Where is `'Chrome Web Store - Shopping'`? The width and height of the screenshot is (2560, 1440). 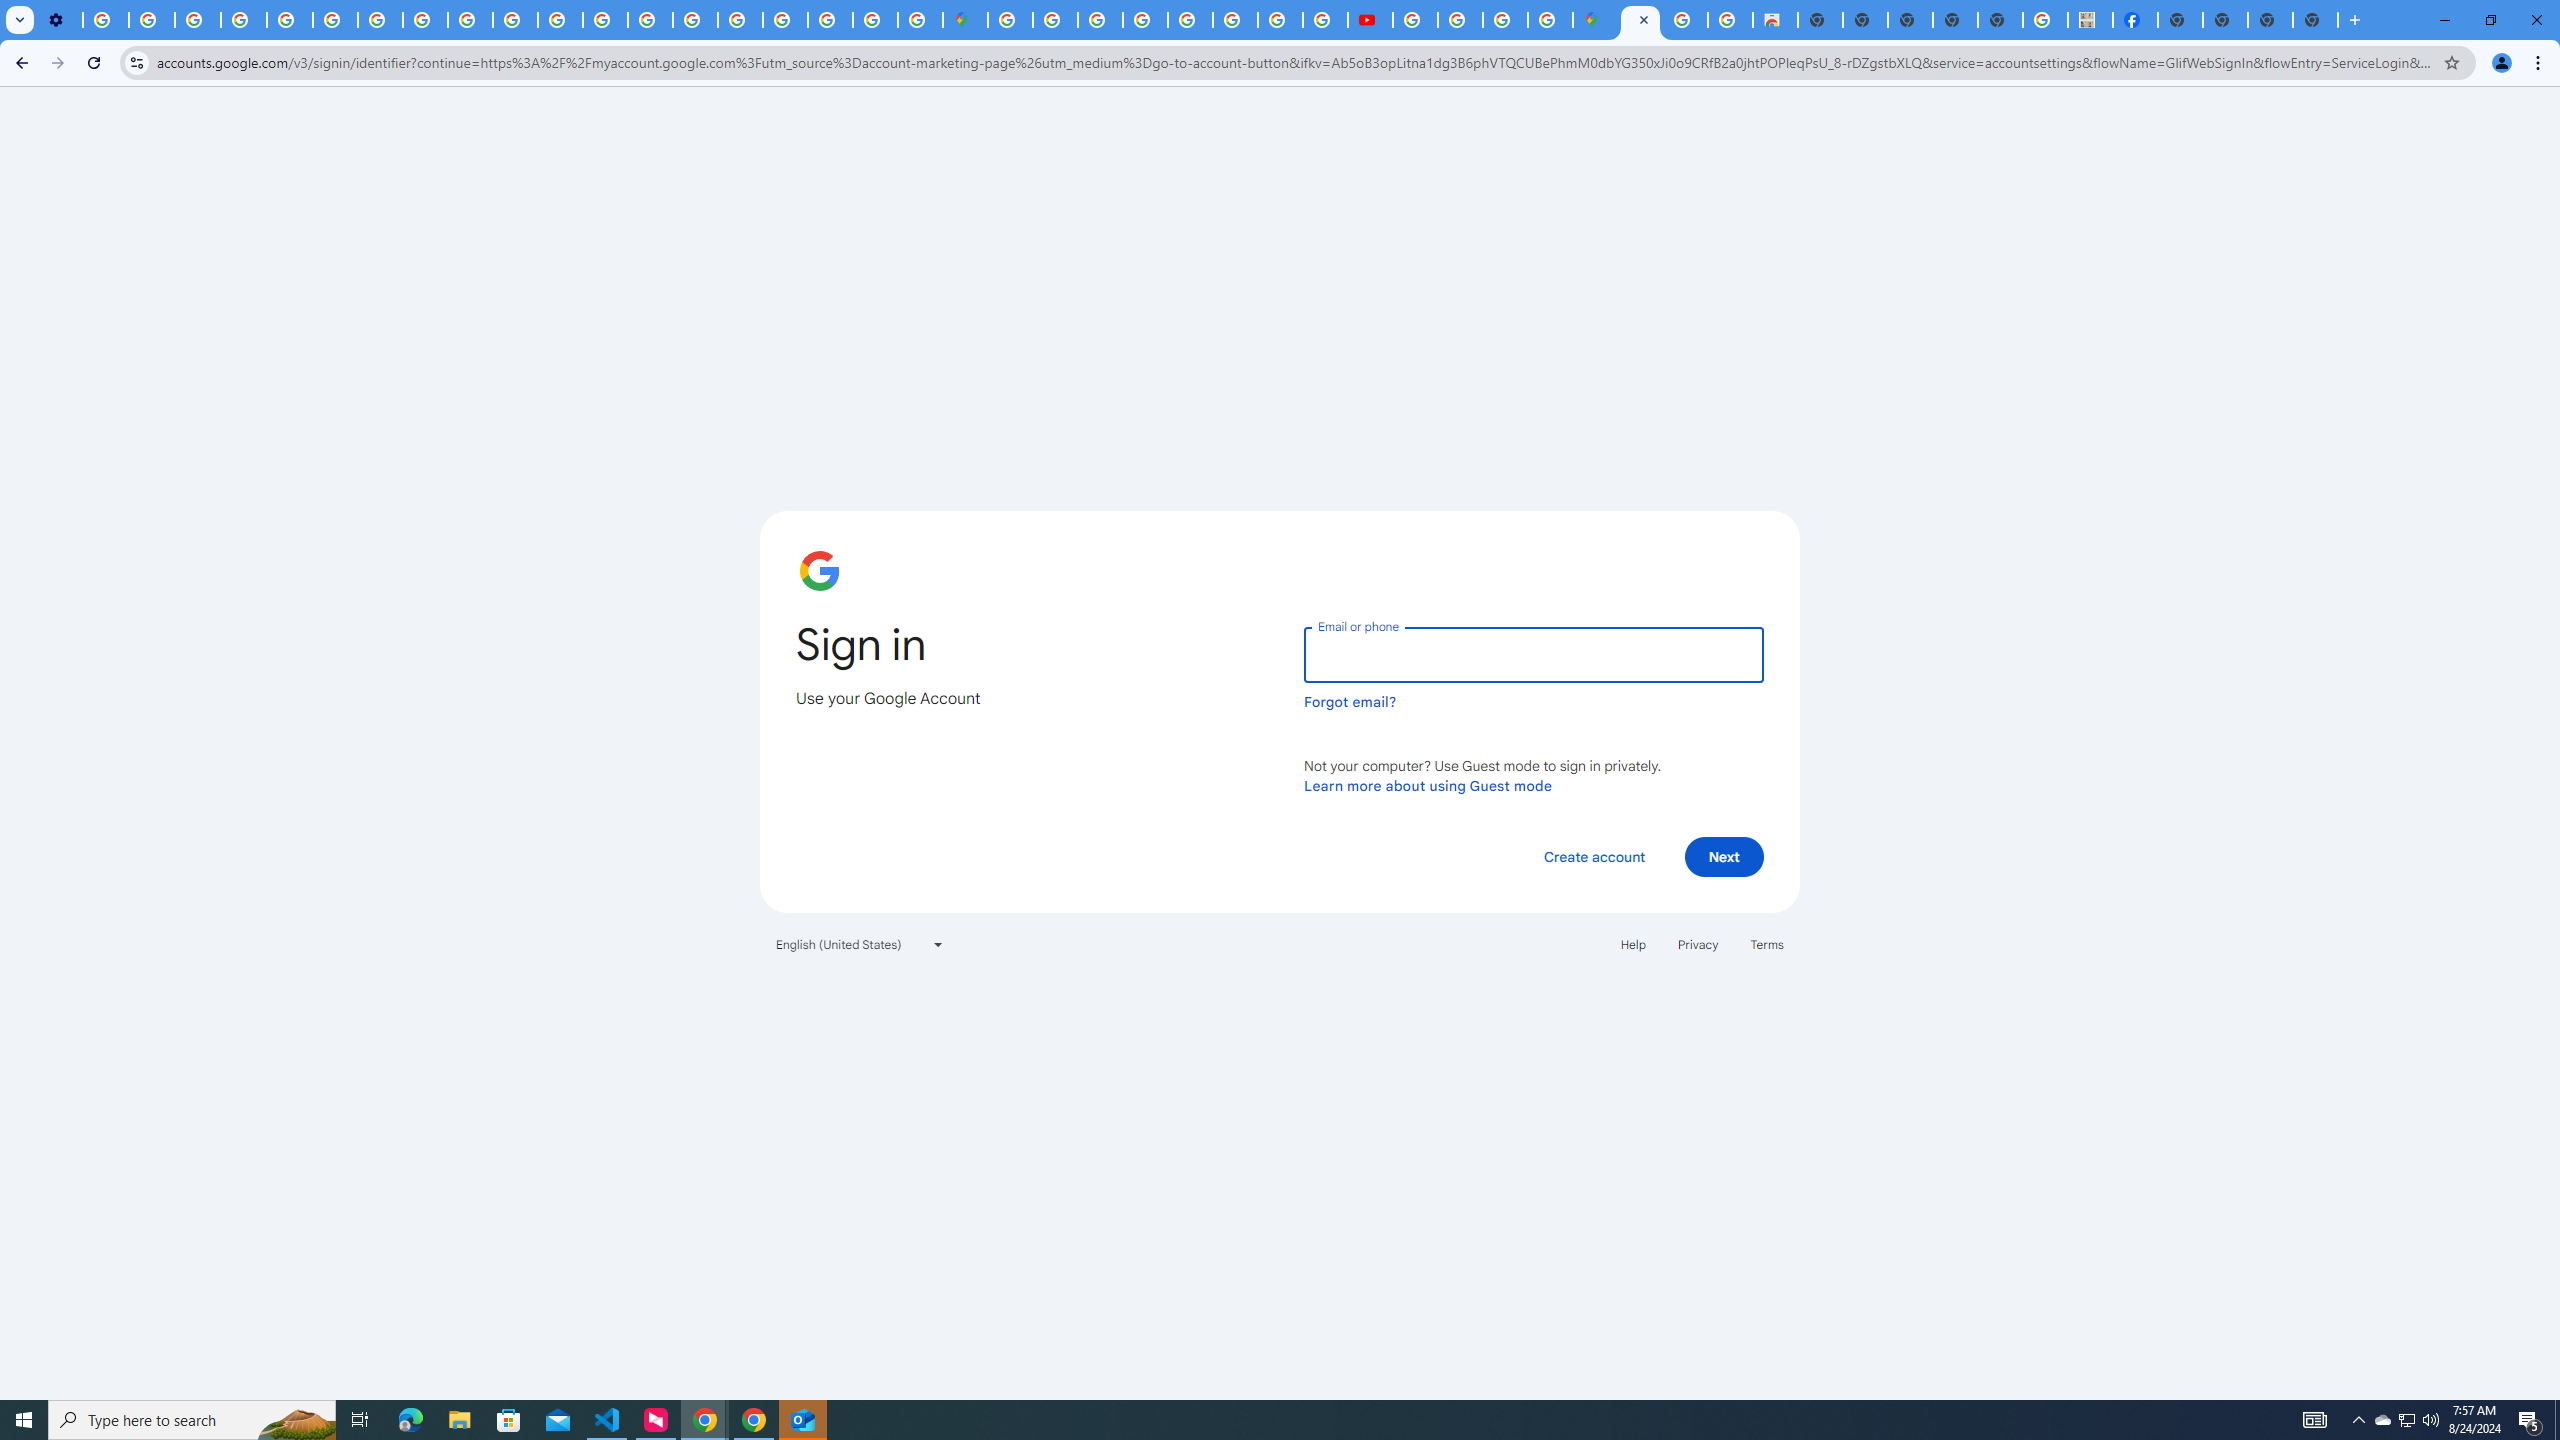 'Chrome Web Store - Shopping' is located at coordinates (1774, 19).